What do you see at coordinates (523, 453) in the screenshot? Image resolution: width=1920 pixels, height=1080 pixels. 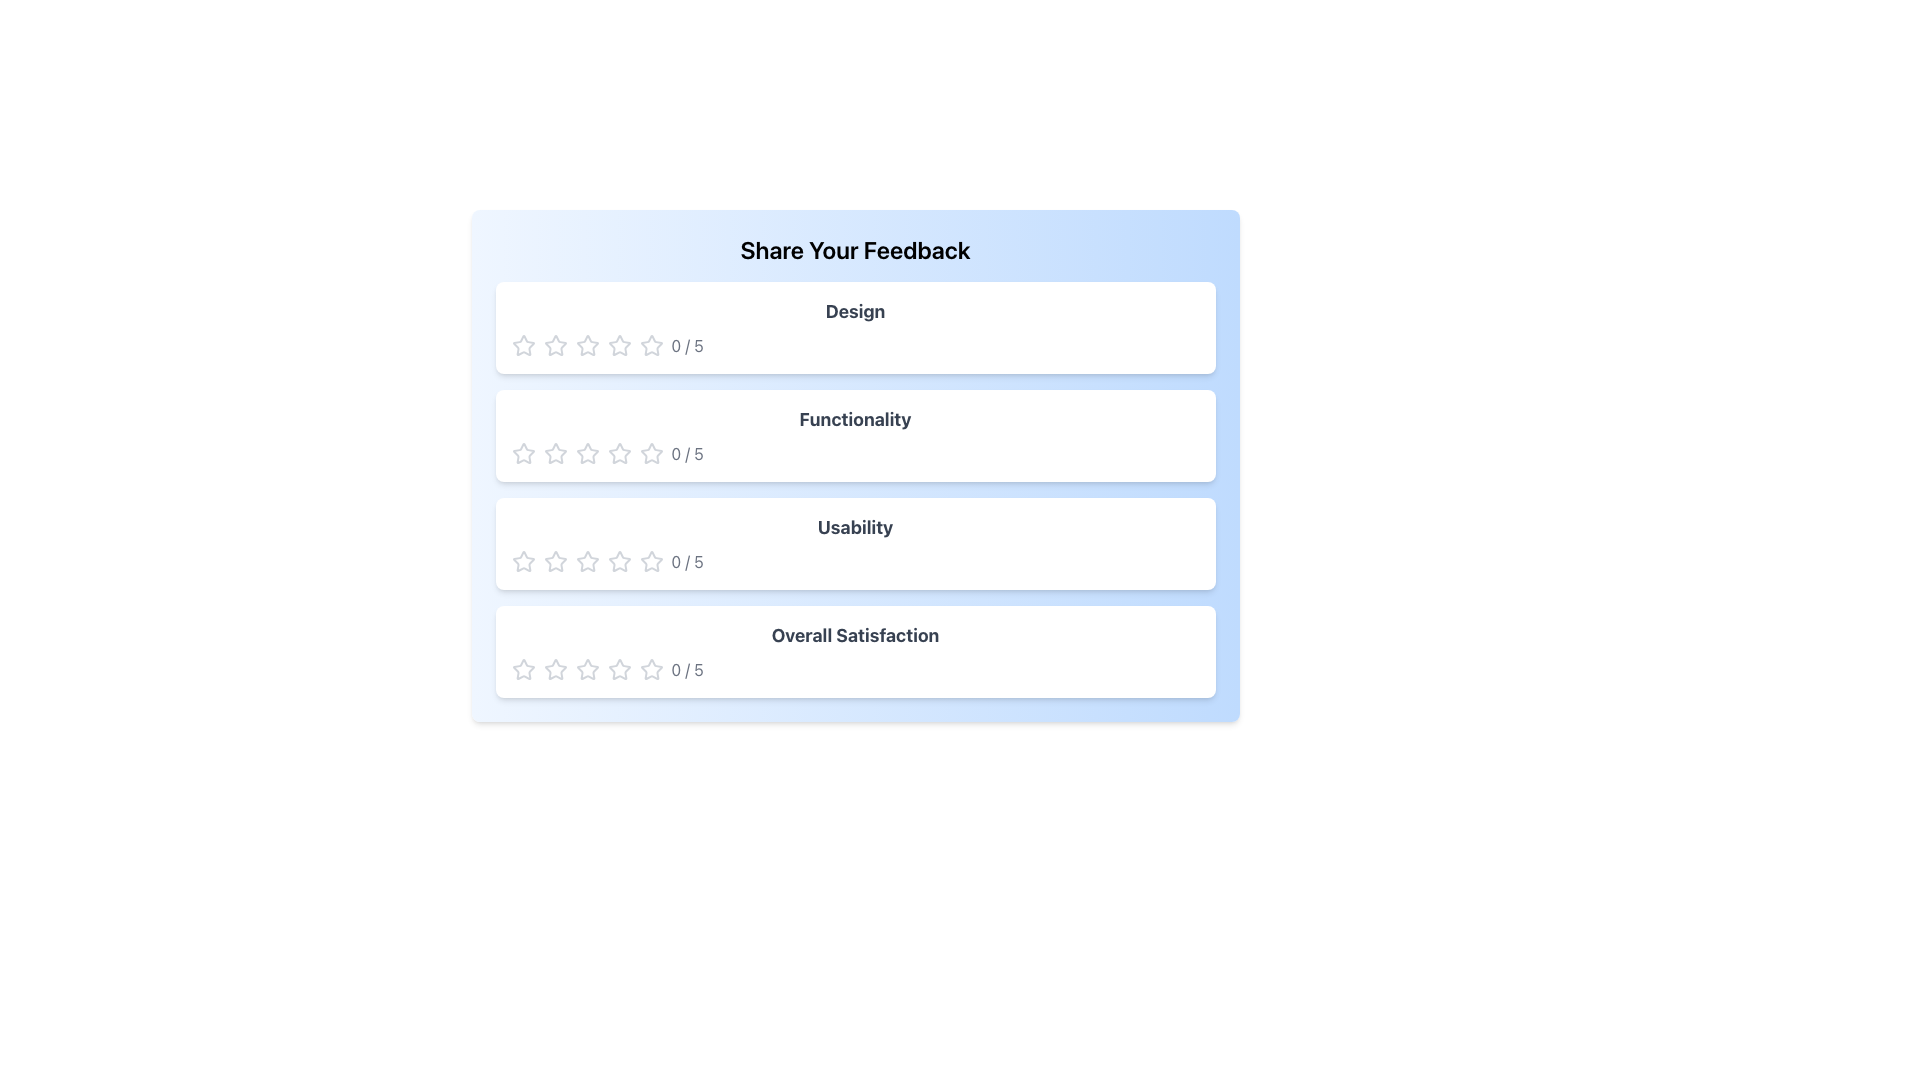 I see `the first star in the rating row for the 'Functionality' feedback category` at bounding box center [523, 453].